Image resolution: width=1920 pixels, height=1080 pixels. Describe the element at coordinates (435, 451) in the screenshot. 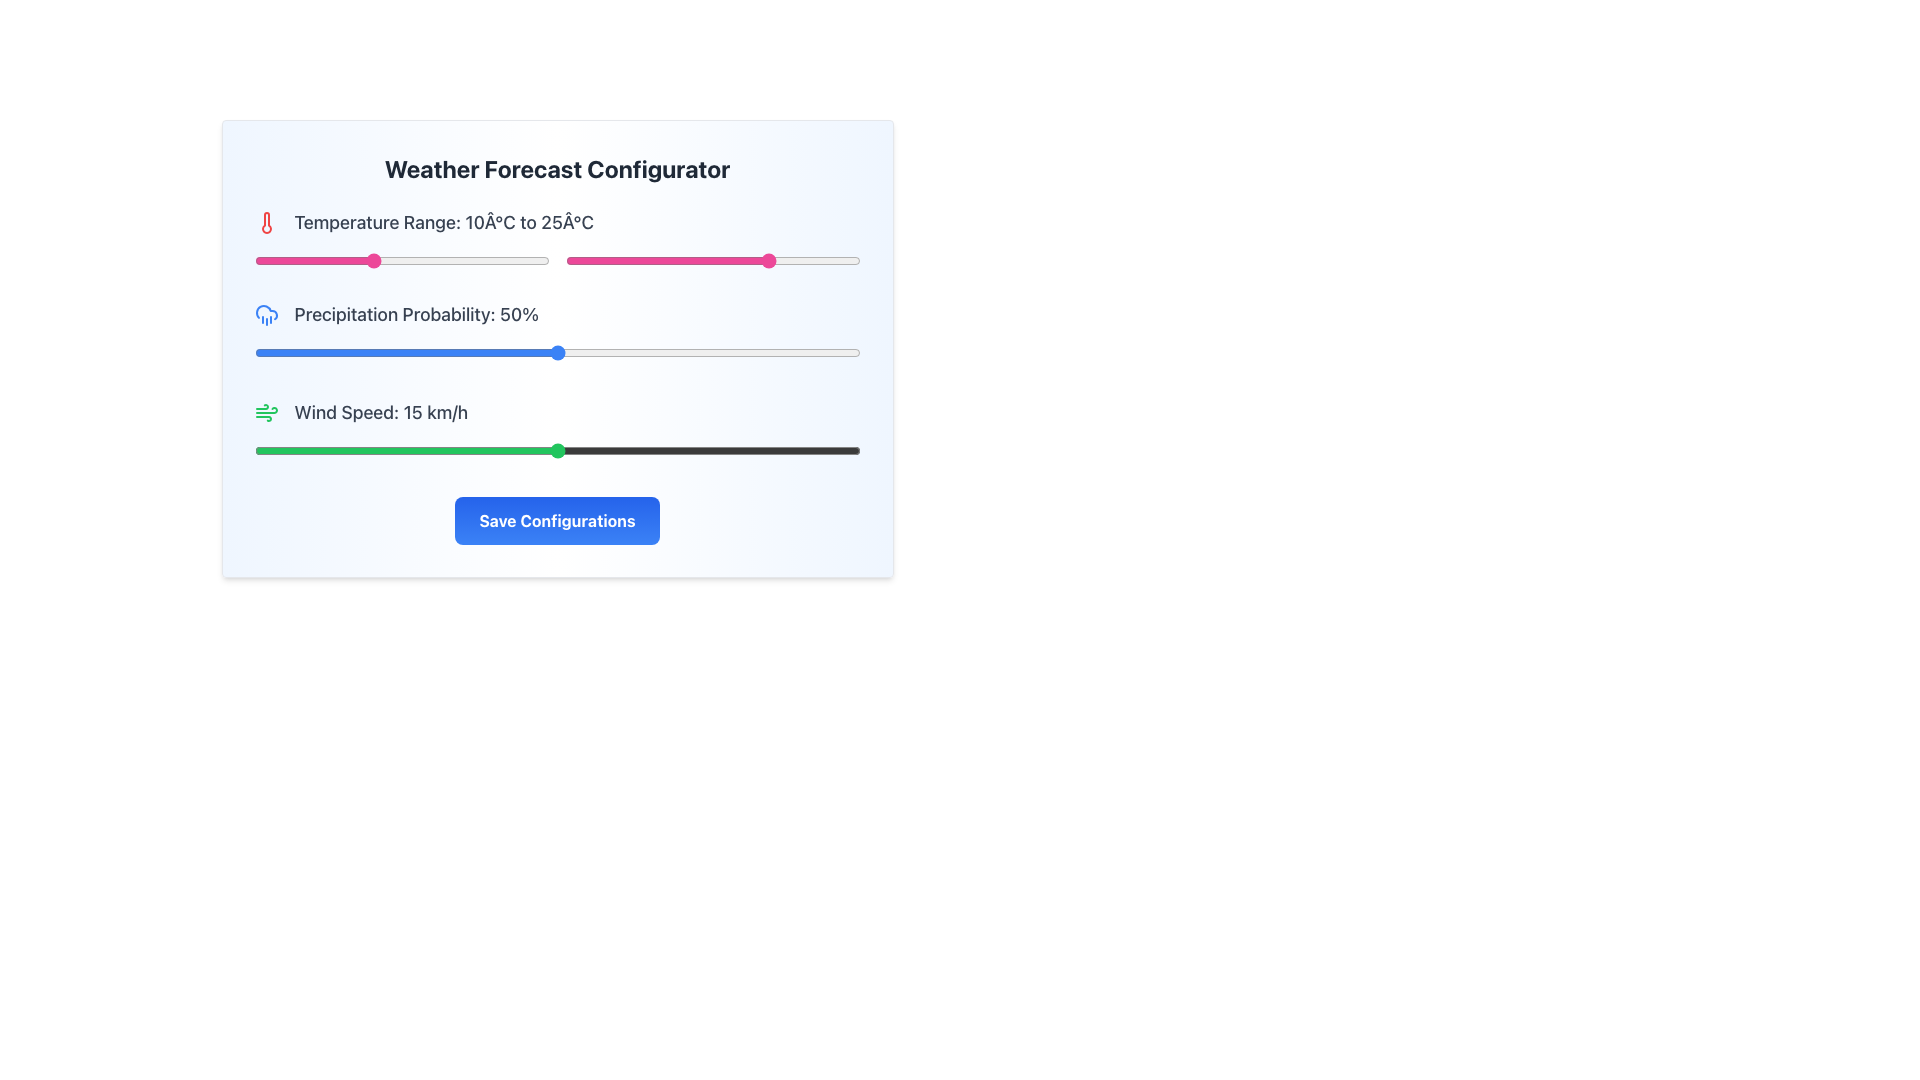

I see `wind speed` at that location.